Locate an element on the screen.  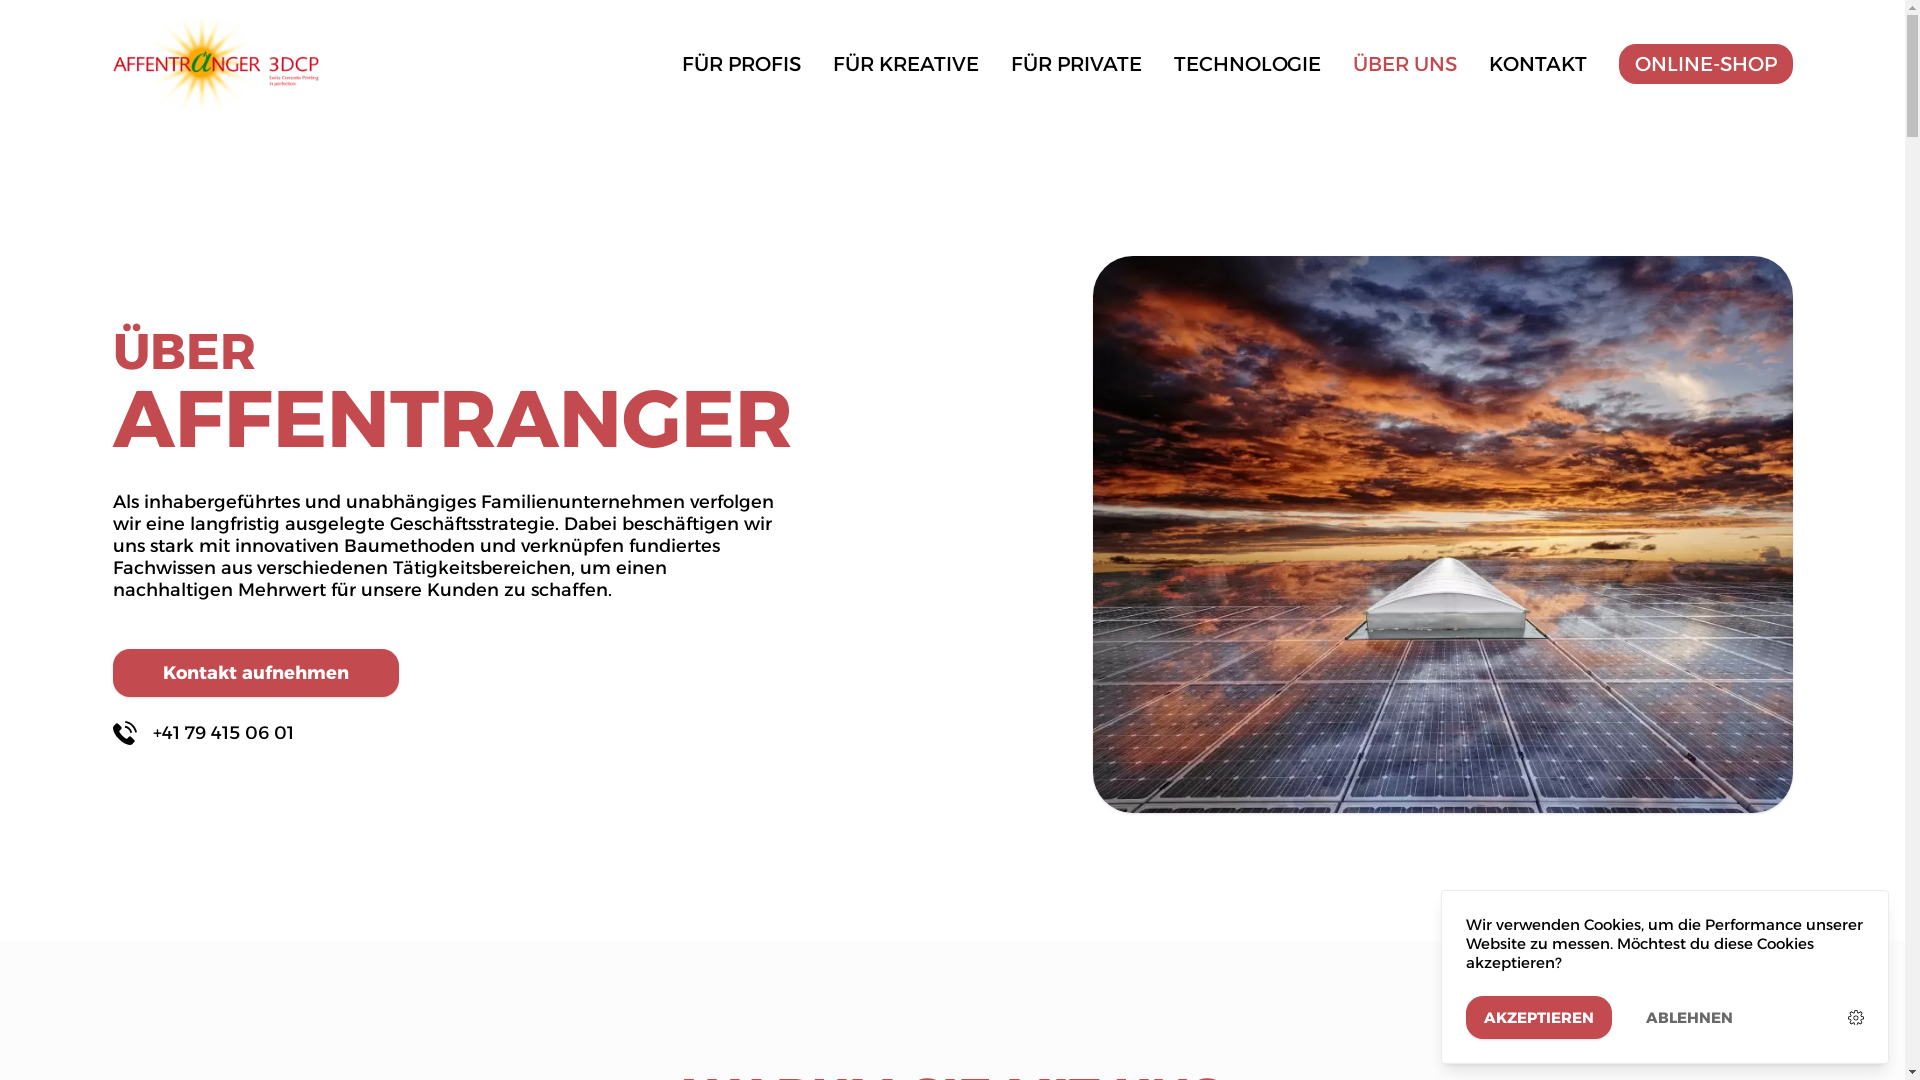
'AKZEPTIEREN' is located at coordinates (1538, 1017).